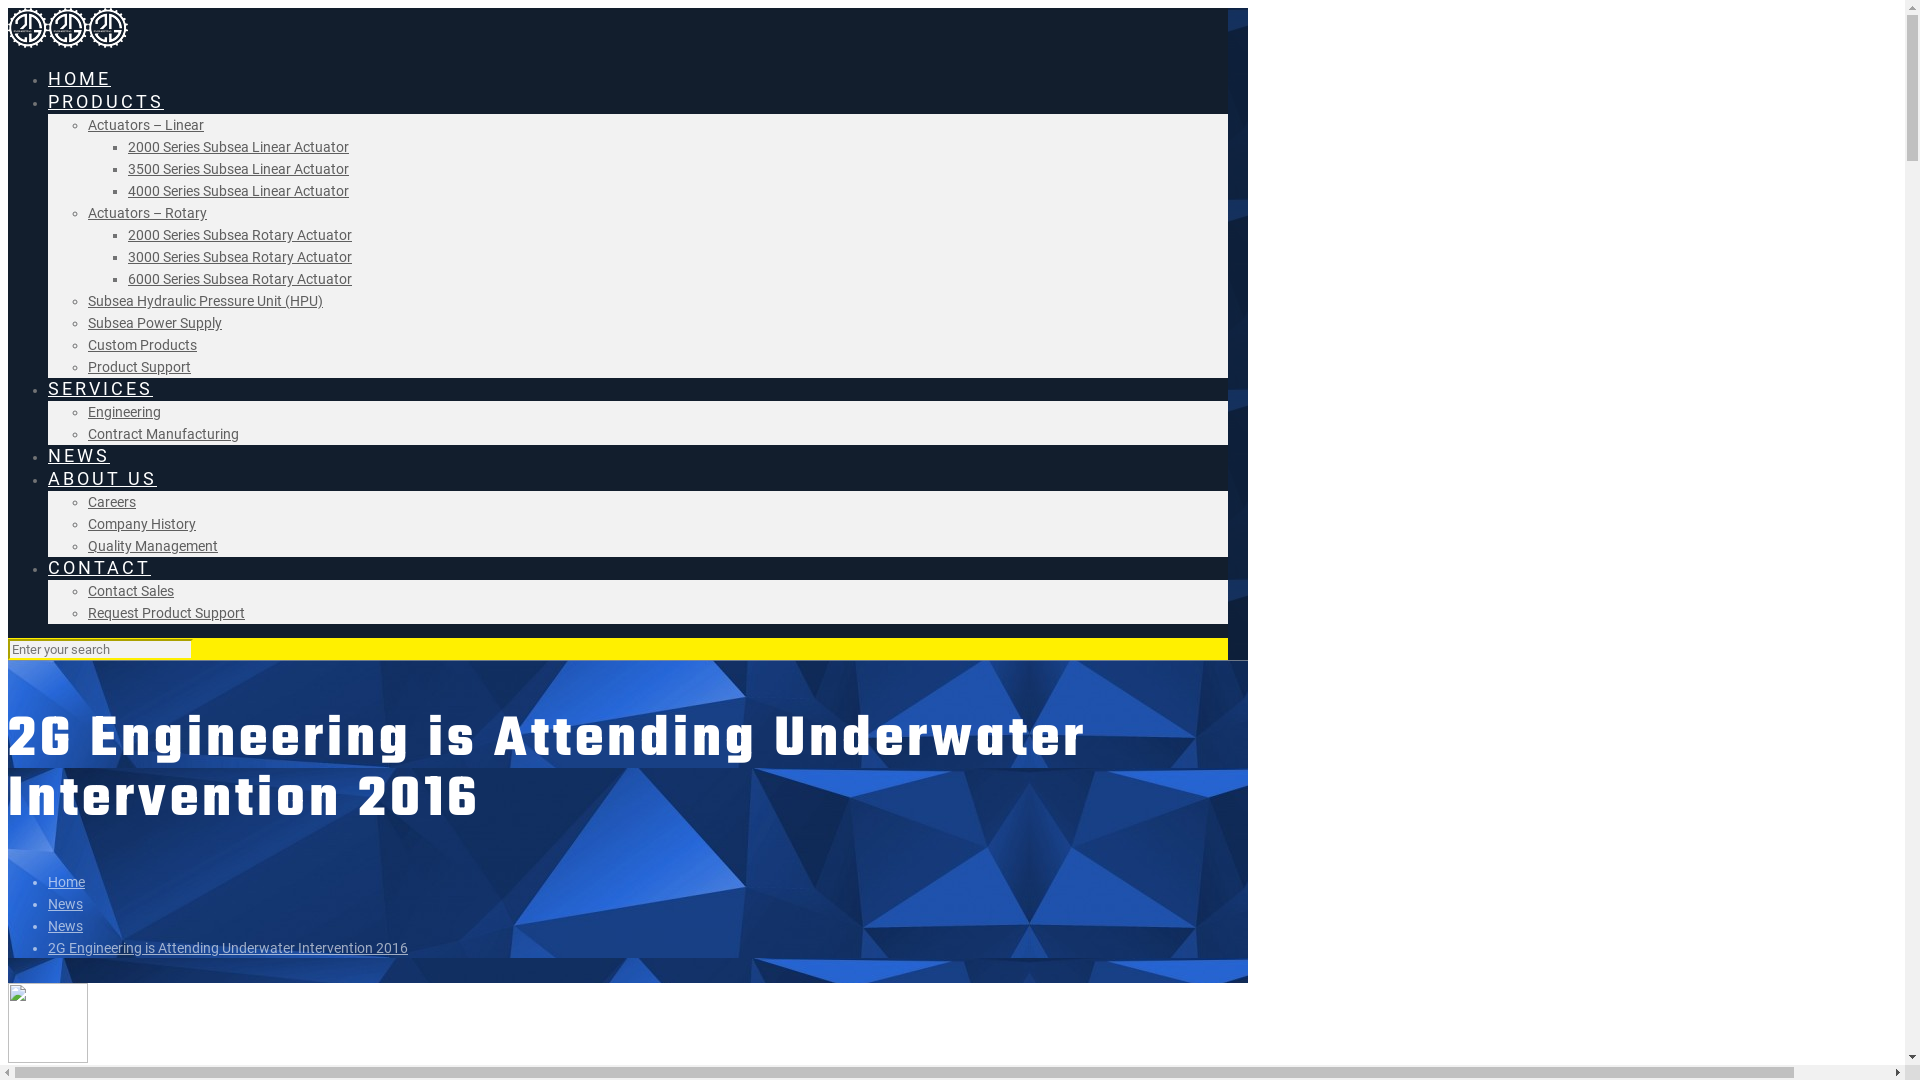  I want to click on 'ABOUT US', so click(101, 478).